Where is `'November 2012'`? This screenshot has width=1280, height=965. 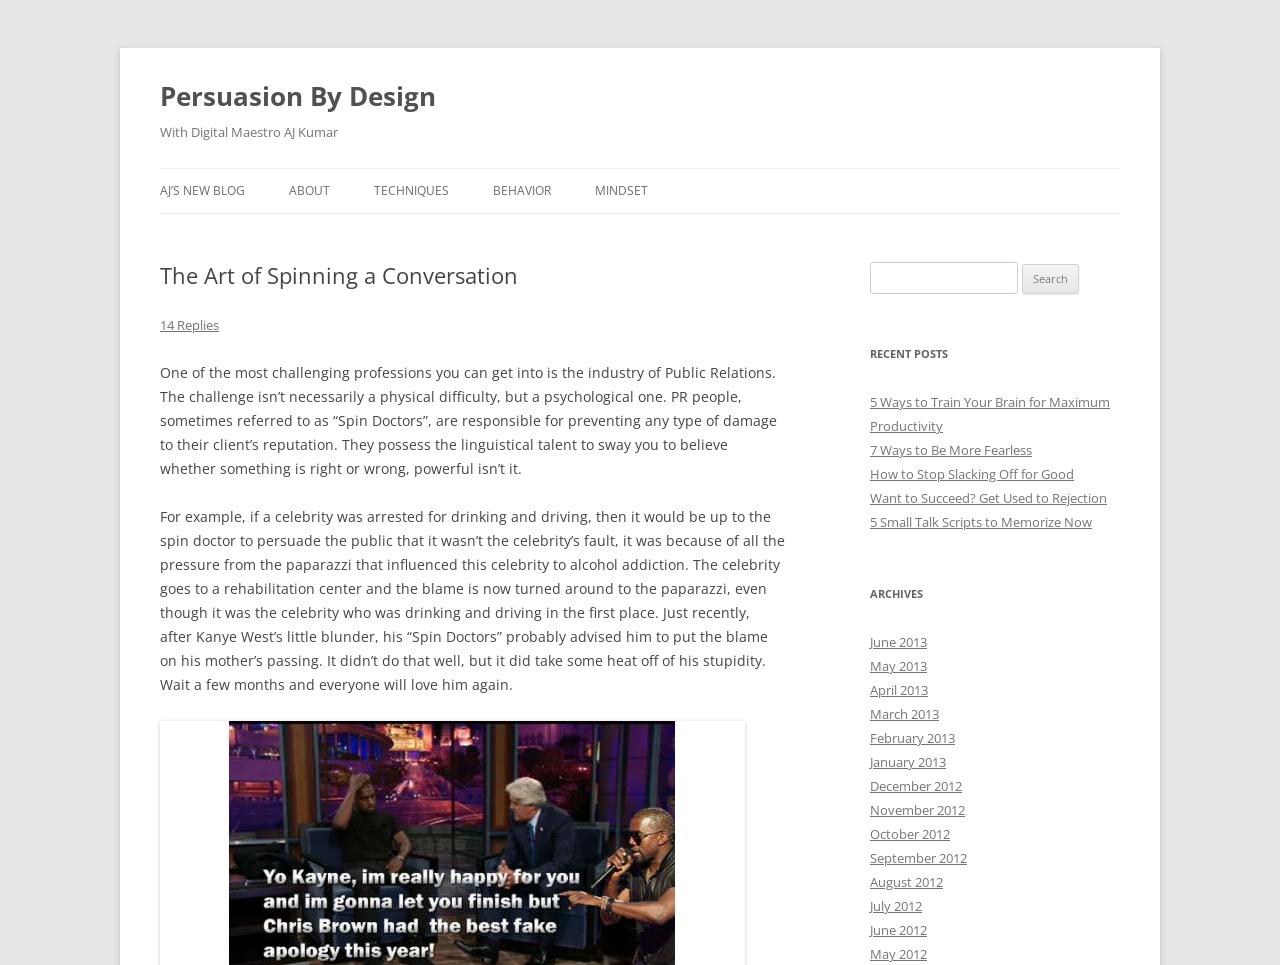
'November 2012' is located at coordinates (916, 810).